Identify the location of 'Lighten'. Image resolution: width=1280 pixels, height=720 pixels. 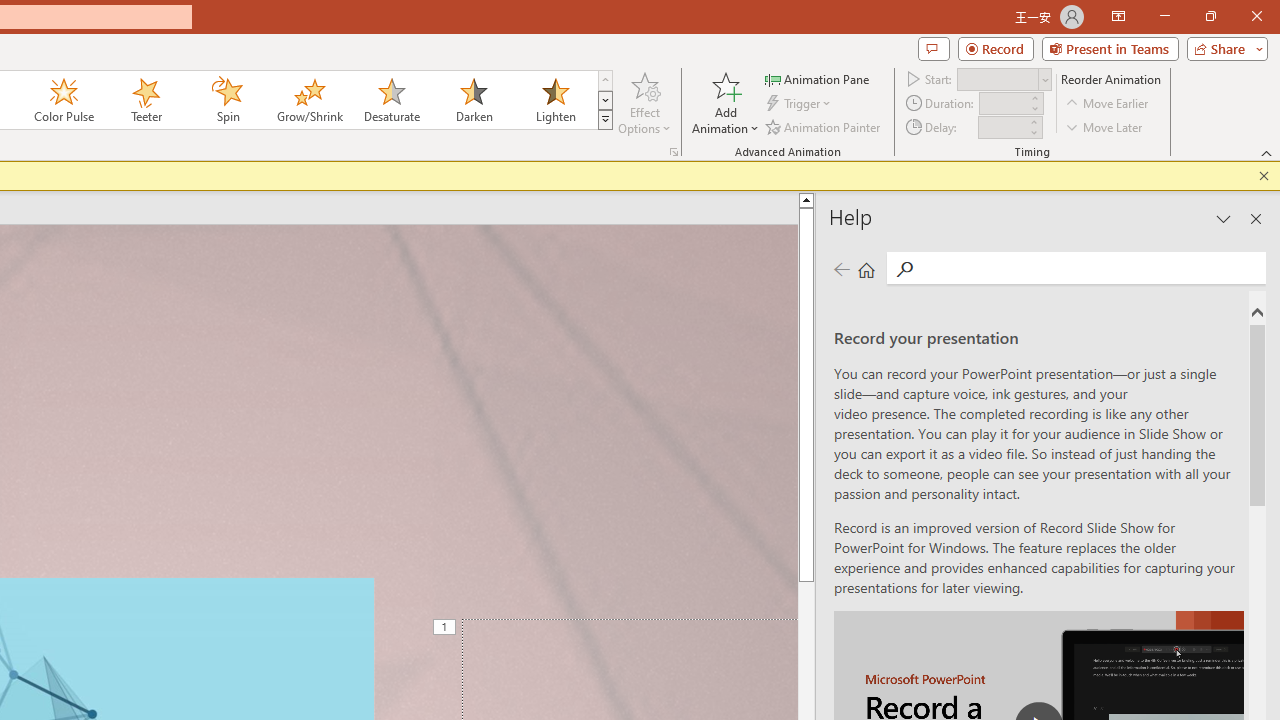
(555, 100).